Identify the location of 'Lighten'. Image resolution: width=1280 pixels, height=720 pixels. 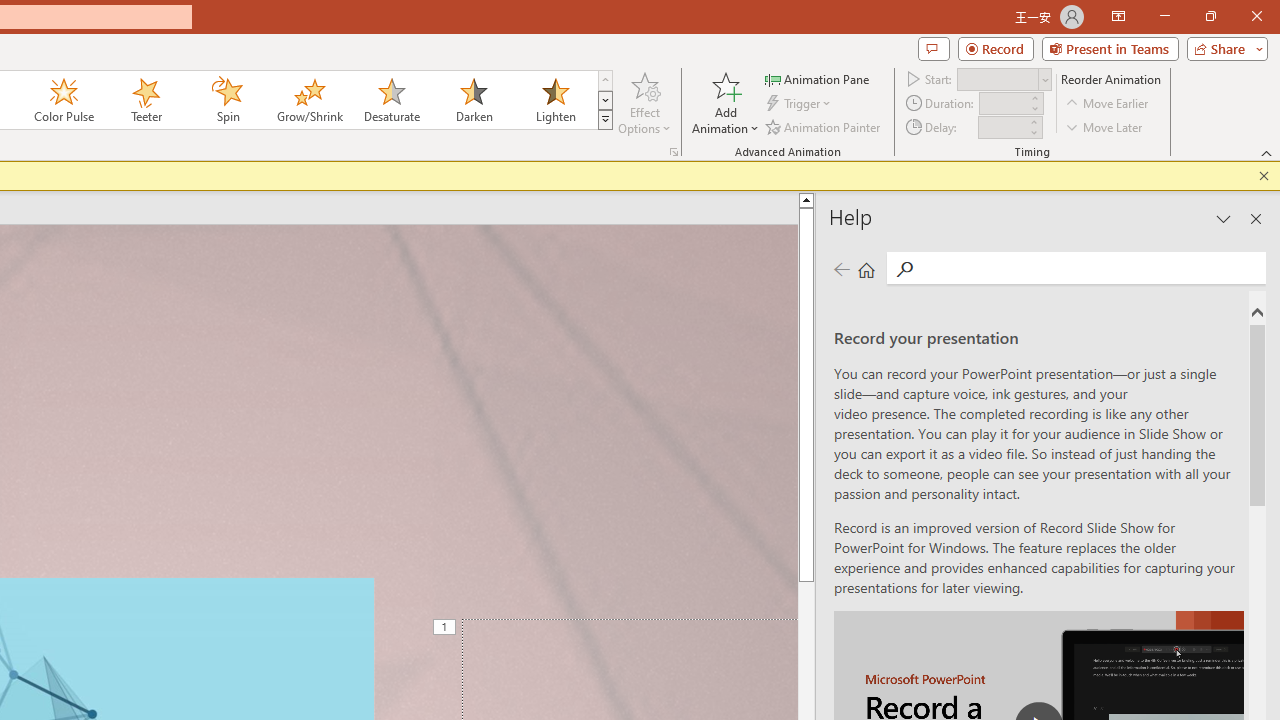
(555, 100).